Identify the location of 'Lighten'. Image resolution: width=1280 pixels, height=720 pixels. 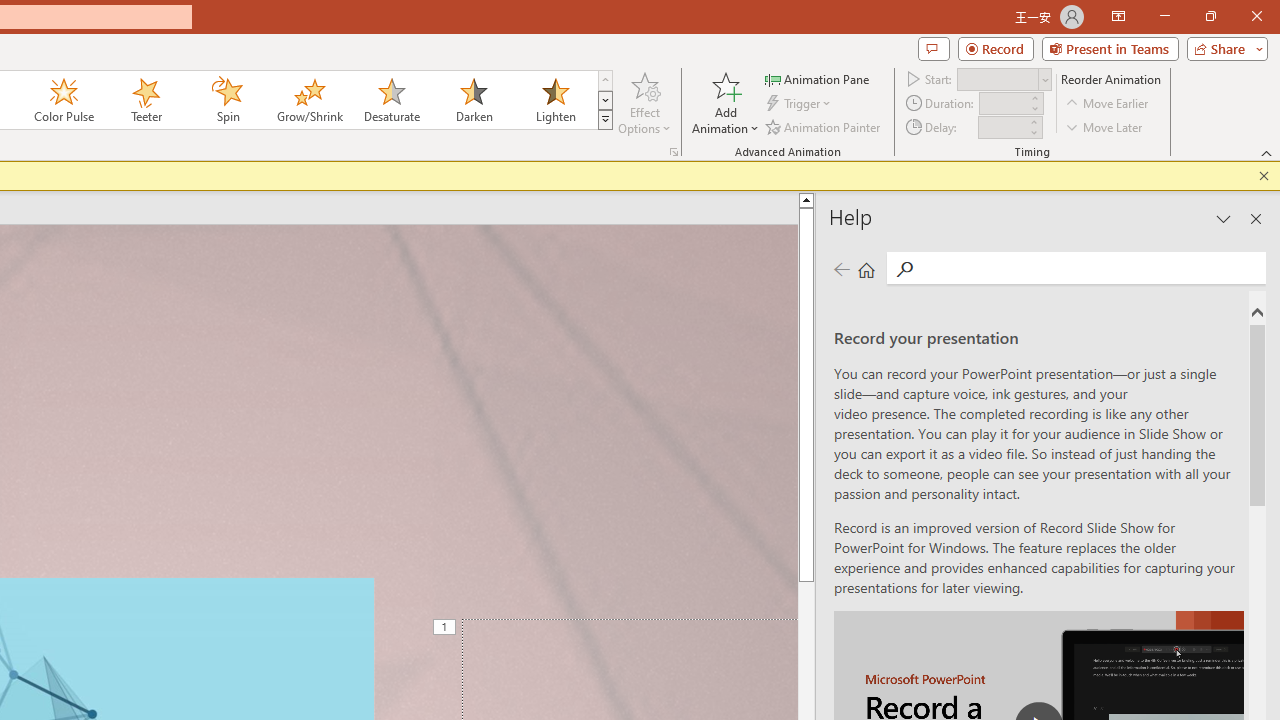
(555, 100).